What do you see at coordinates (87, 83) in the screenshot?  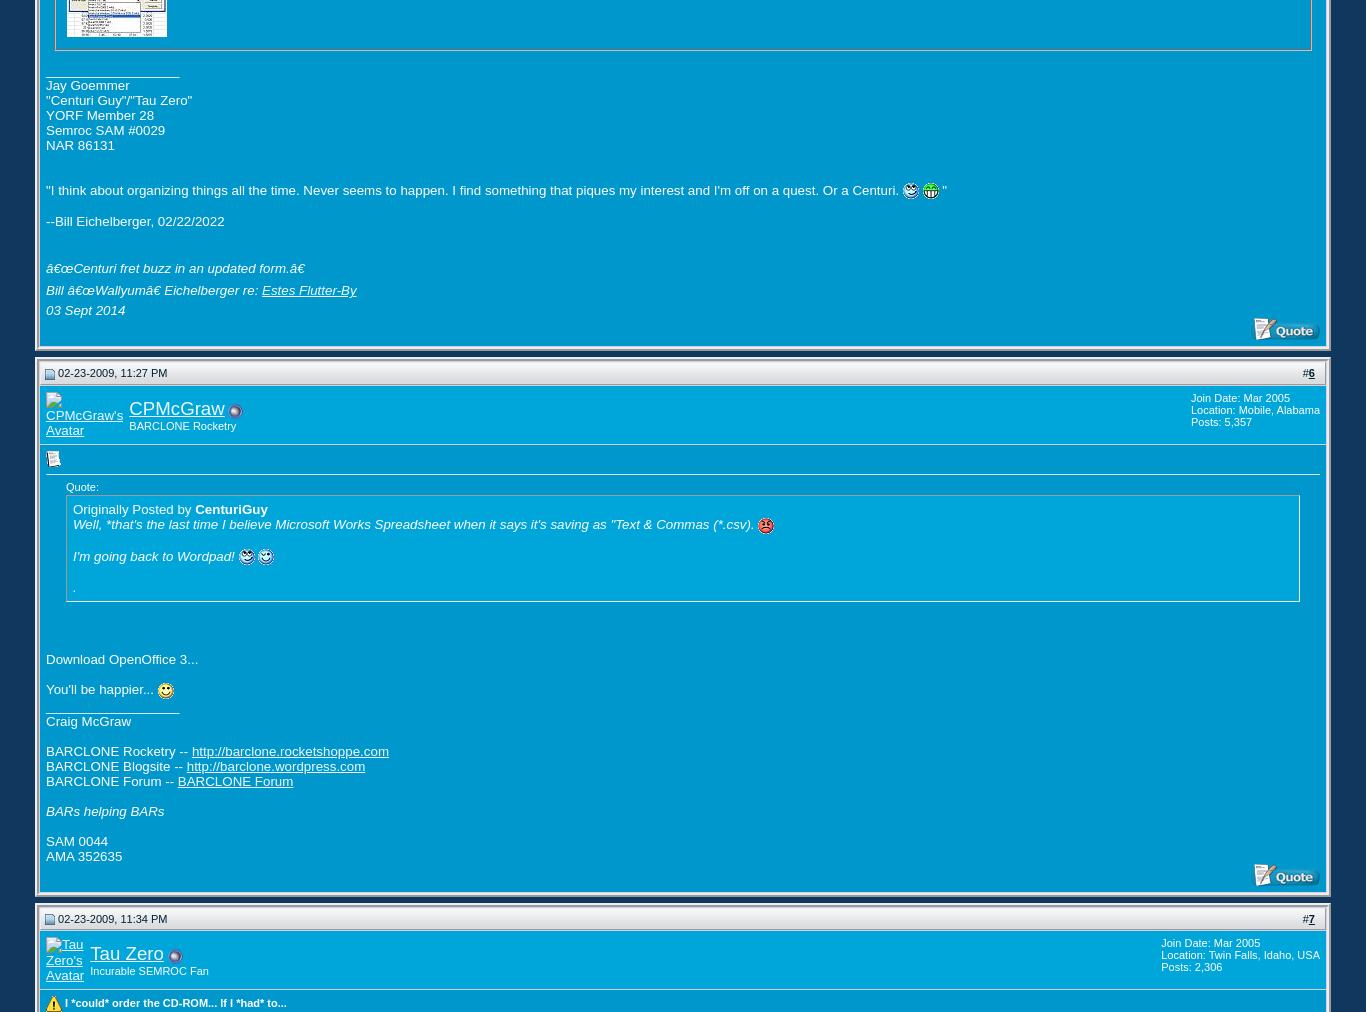 I see `'Jay Goemmer'` at bounding box center [87, 83].